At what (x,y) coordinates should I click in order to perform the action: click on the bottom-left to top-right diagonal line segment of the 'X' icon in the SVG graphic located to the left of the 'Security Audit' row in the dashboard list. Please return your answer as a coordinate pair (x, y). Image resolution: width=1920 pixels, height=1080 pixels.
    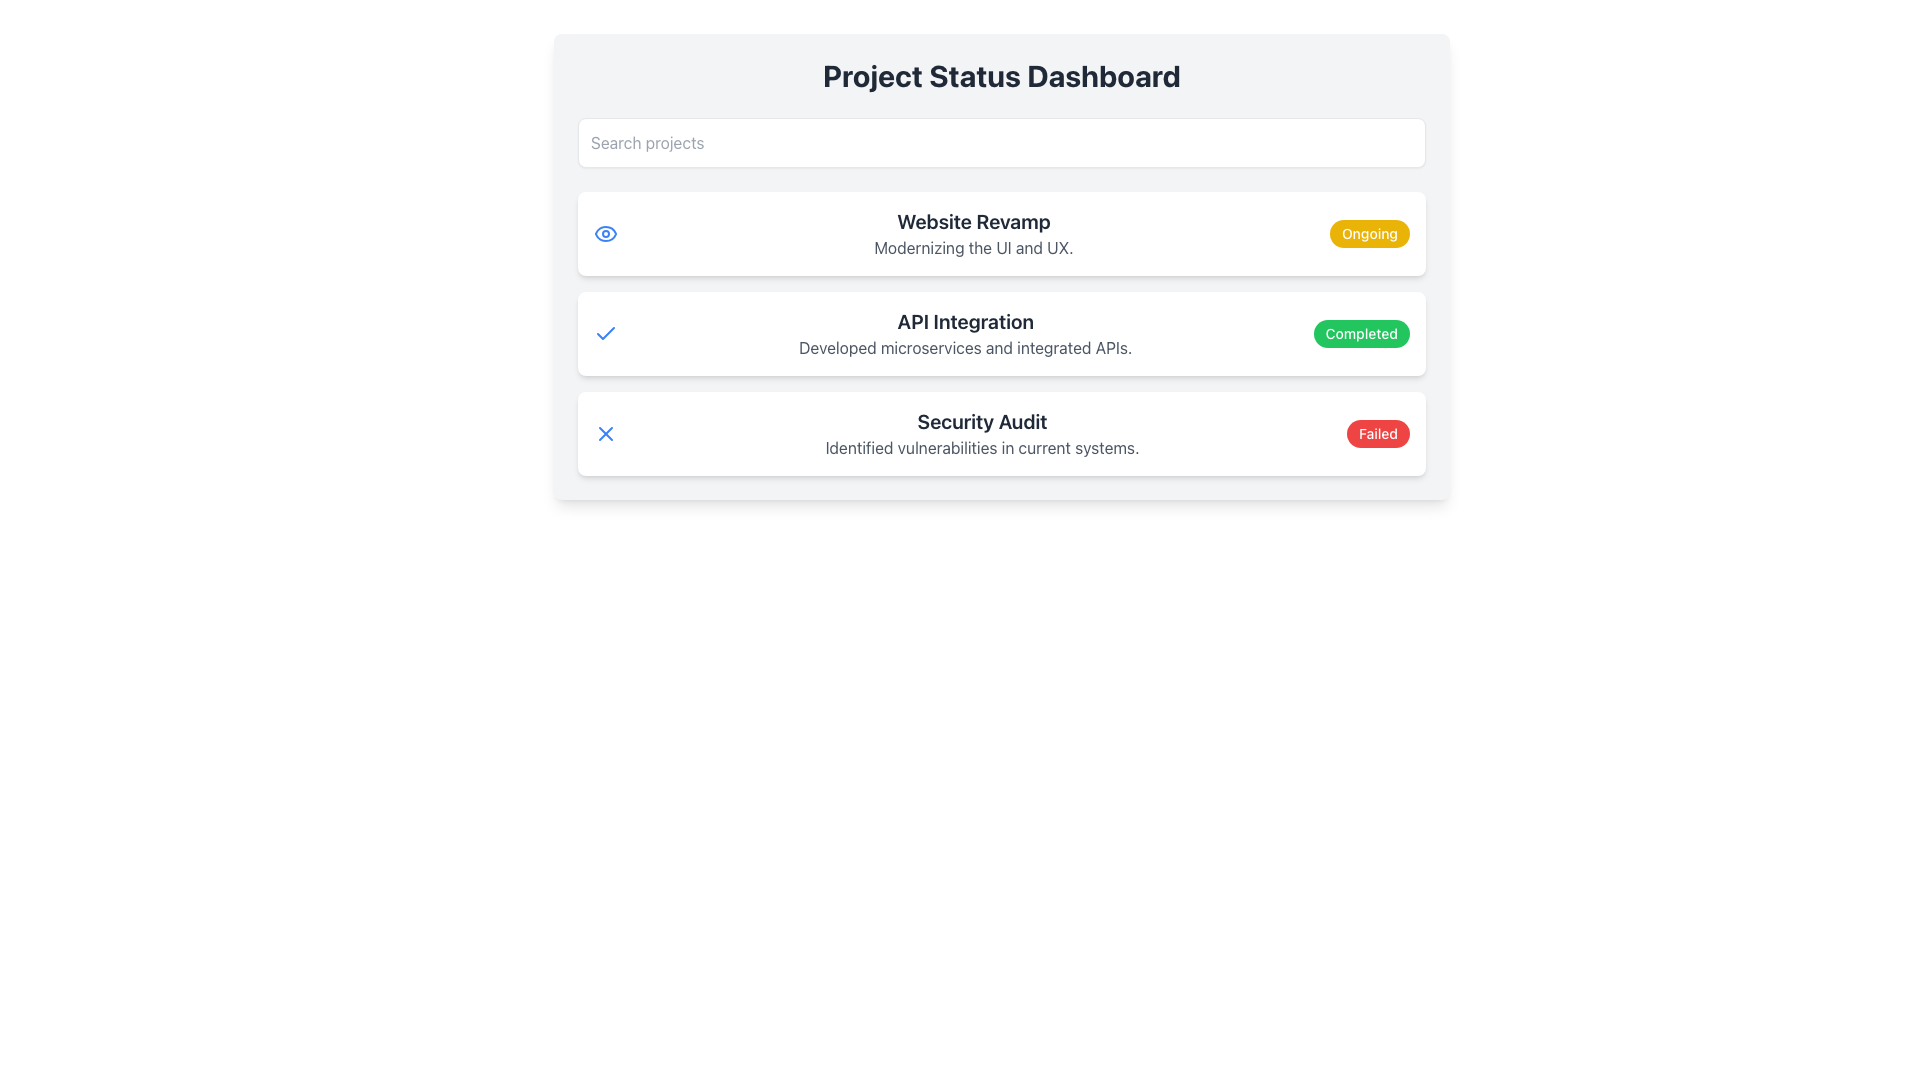
    Looking at the image, I should click on (604, 433).